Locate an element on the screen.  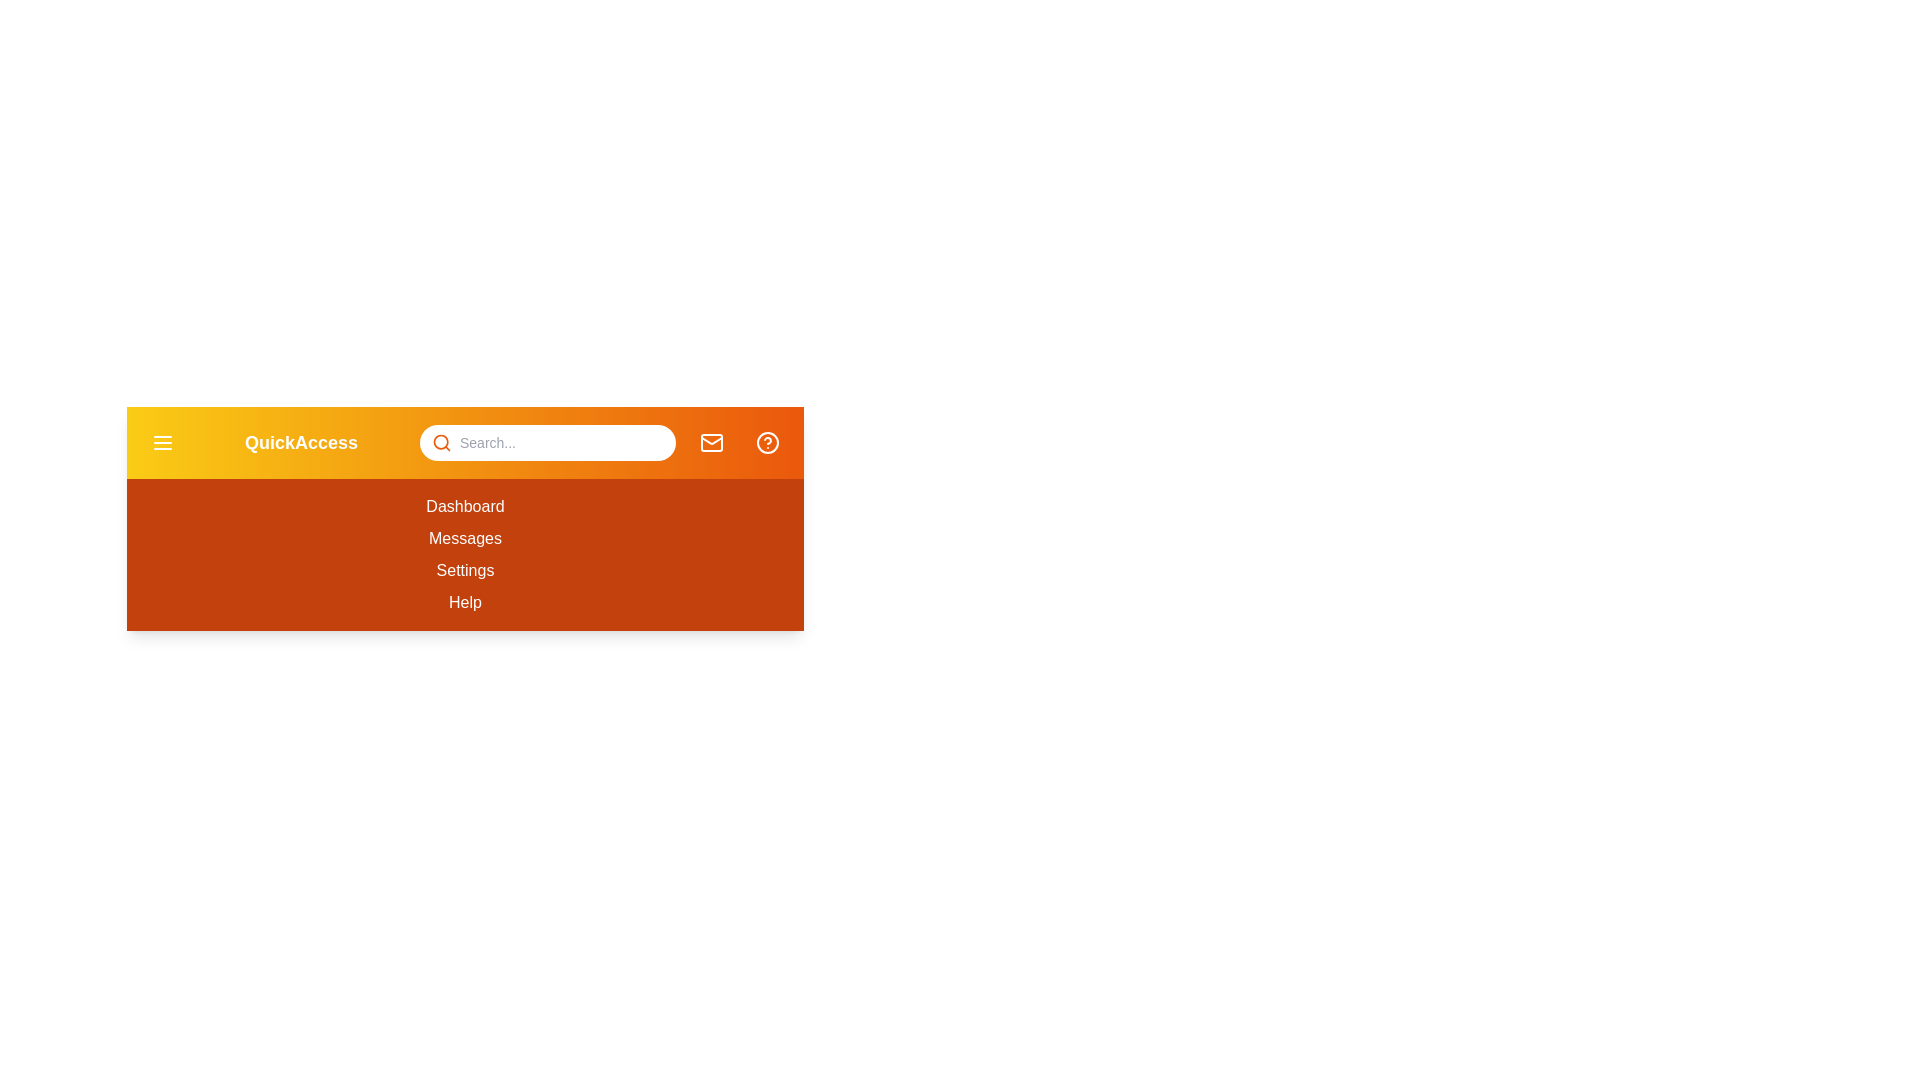
the 'Messages' text label, which is styled in white text on an orange background and is the second item in a vertical list under the 'Dashboard' is located at coordinates (464, 538).